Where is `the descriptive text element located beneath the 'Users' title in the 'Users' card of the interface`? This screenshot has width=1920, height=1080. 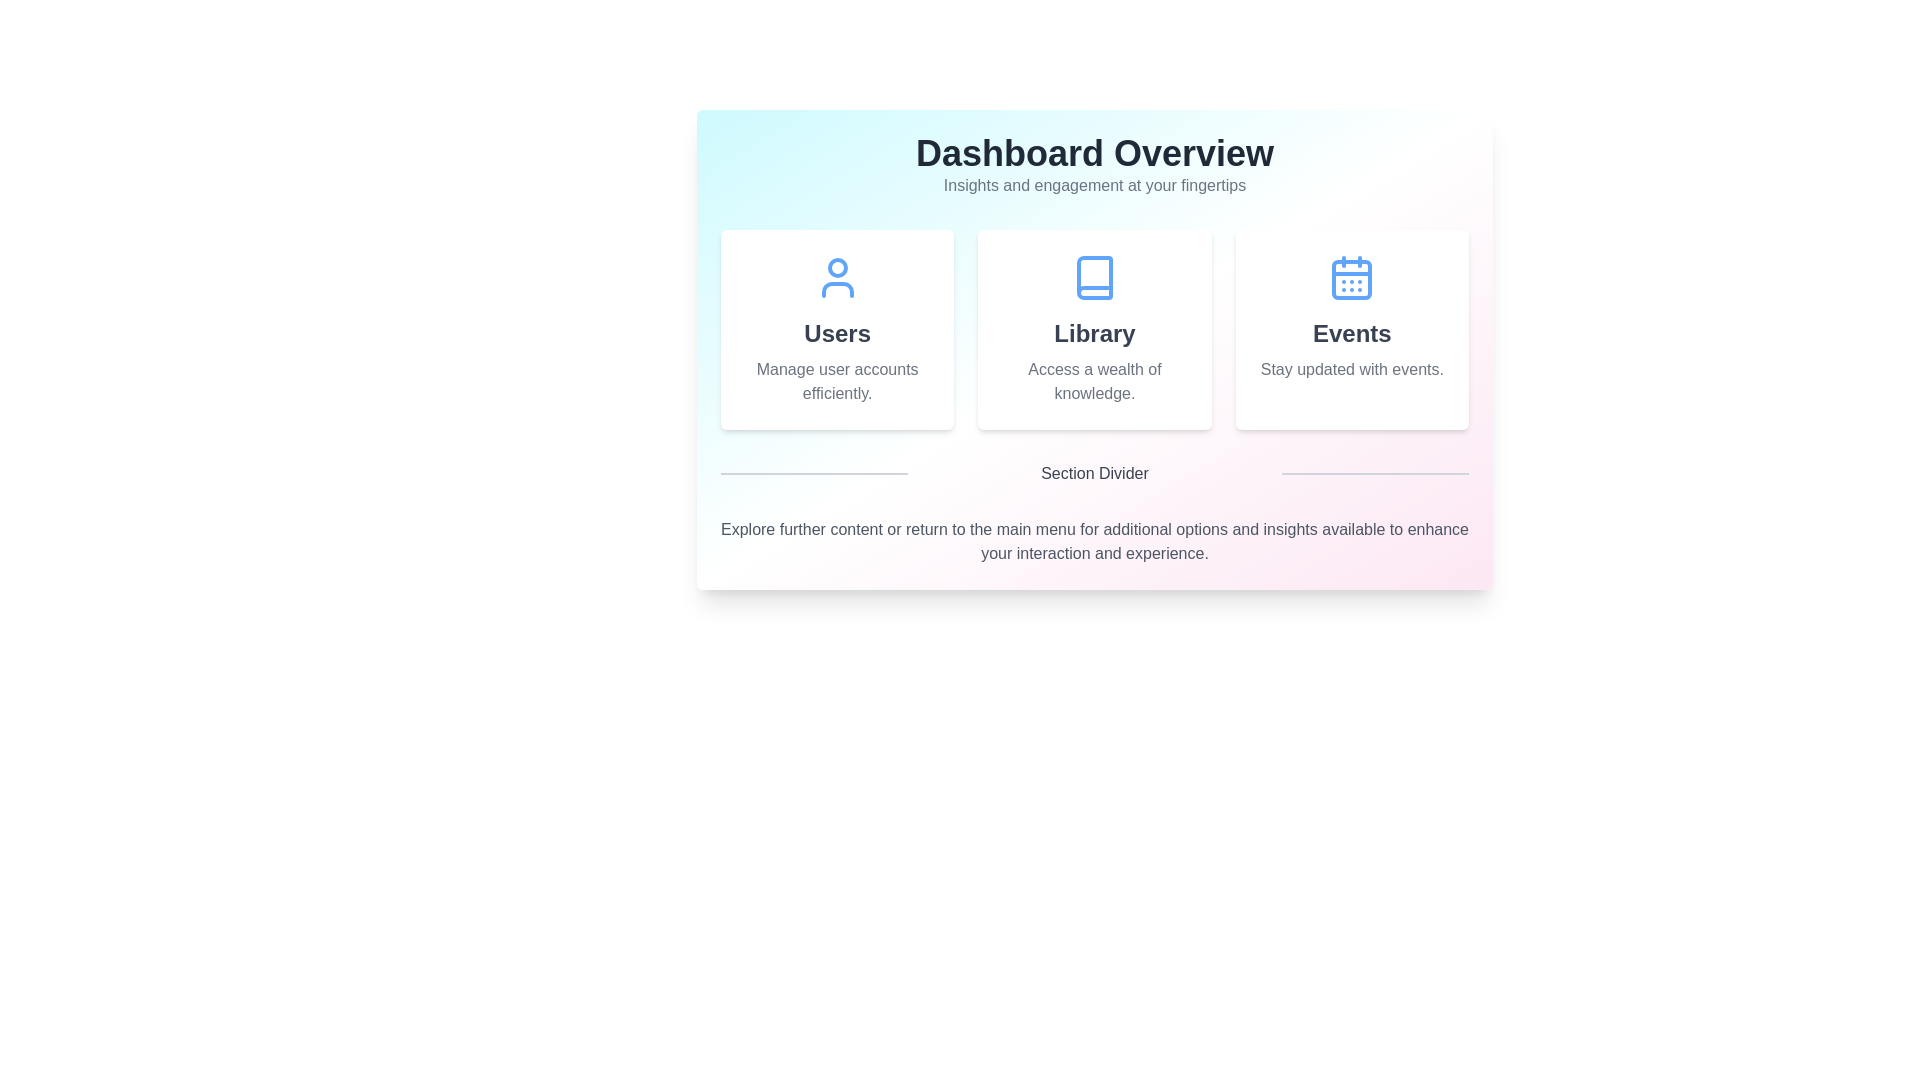 the descriptive text element located beneath the 'Users' title in the 'Users' card of the interface is located at coordinates (837, 381).